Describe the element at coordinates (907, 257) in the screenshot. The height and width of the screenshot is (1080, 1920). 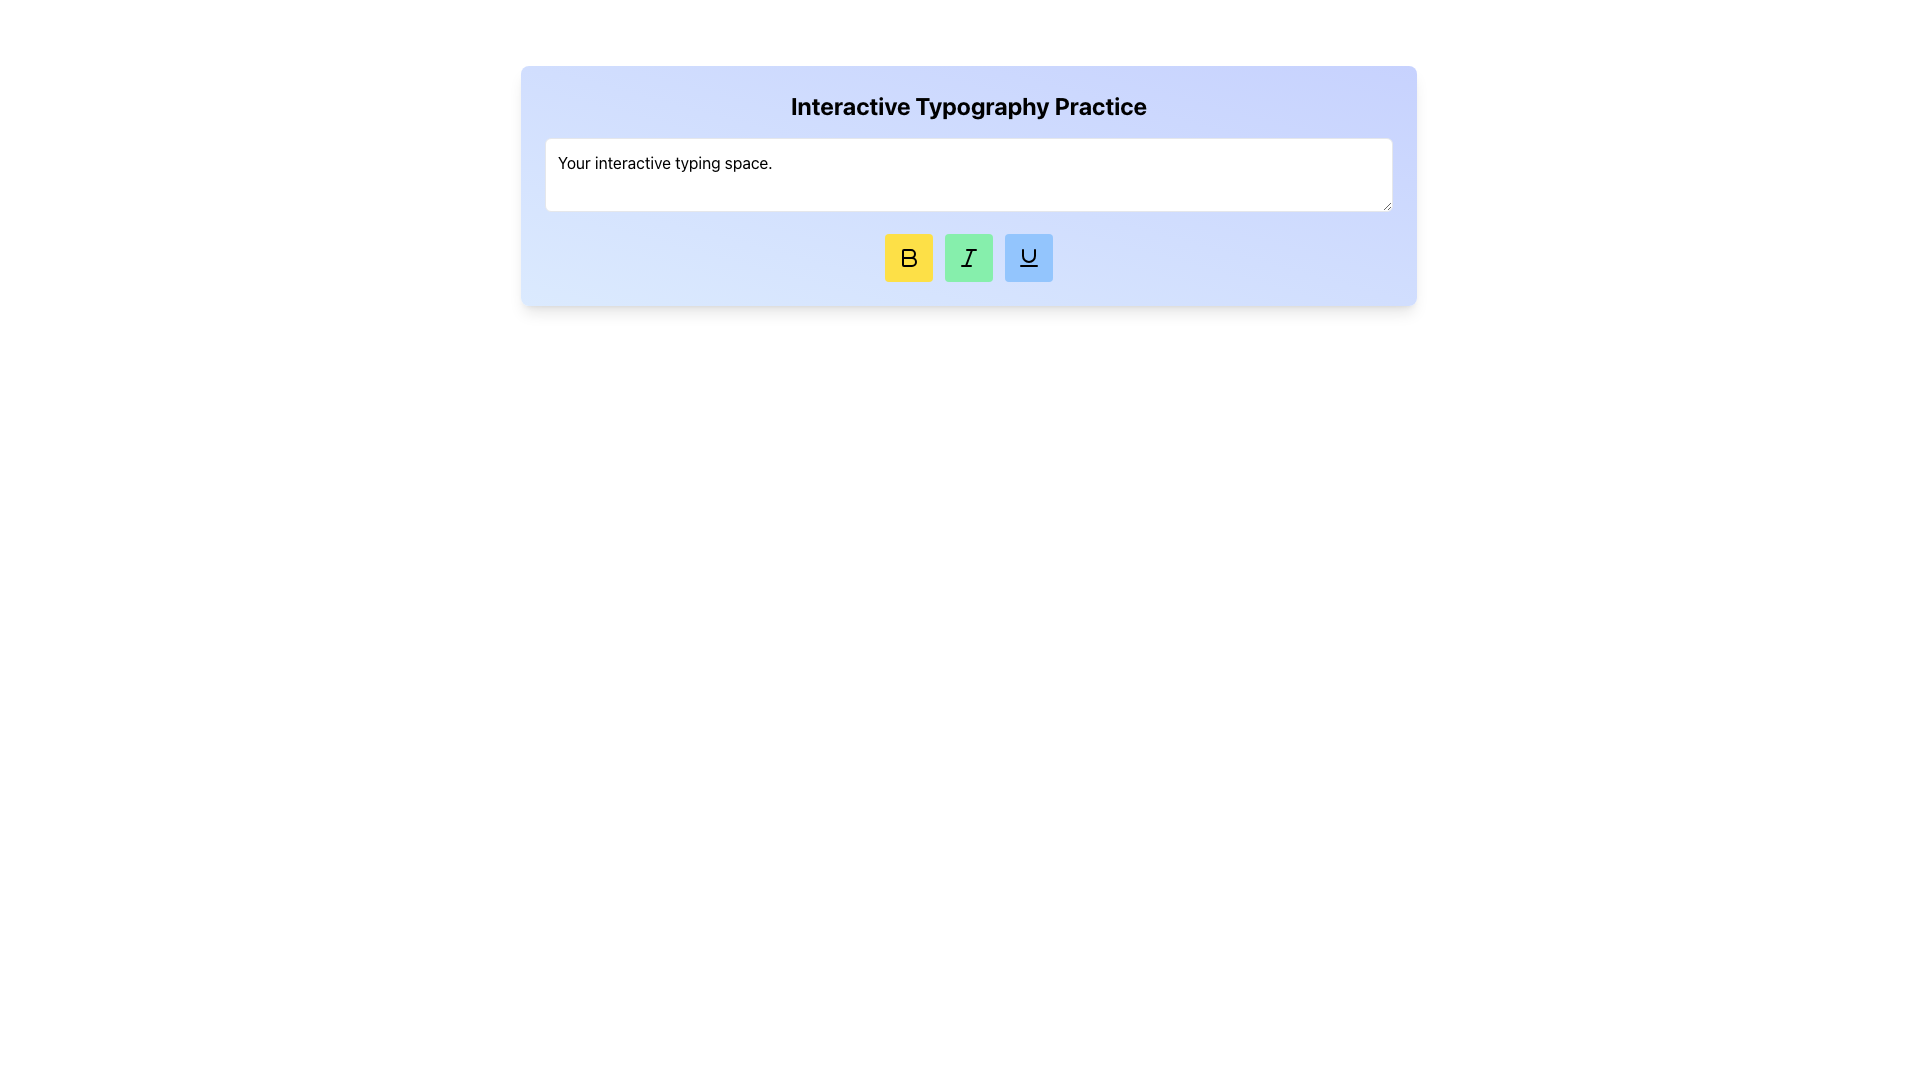
I see `the bold toggle button located as the first button in a row of three` at that location.